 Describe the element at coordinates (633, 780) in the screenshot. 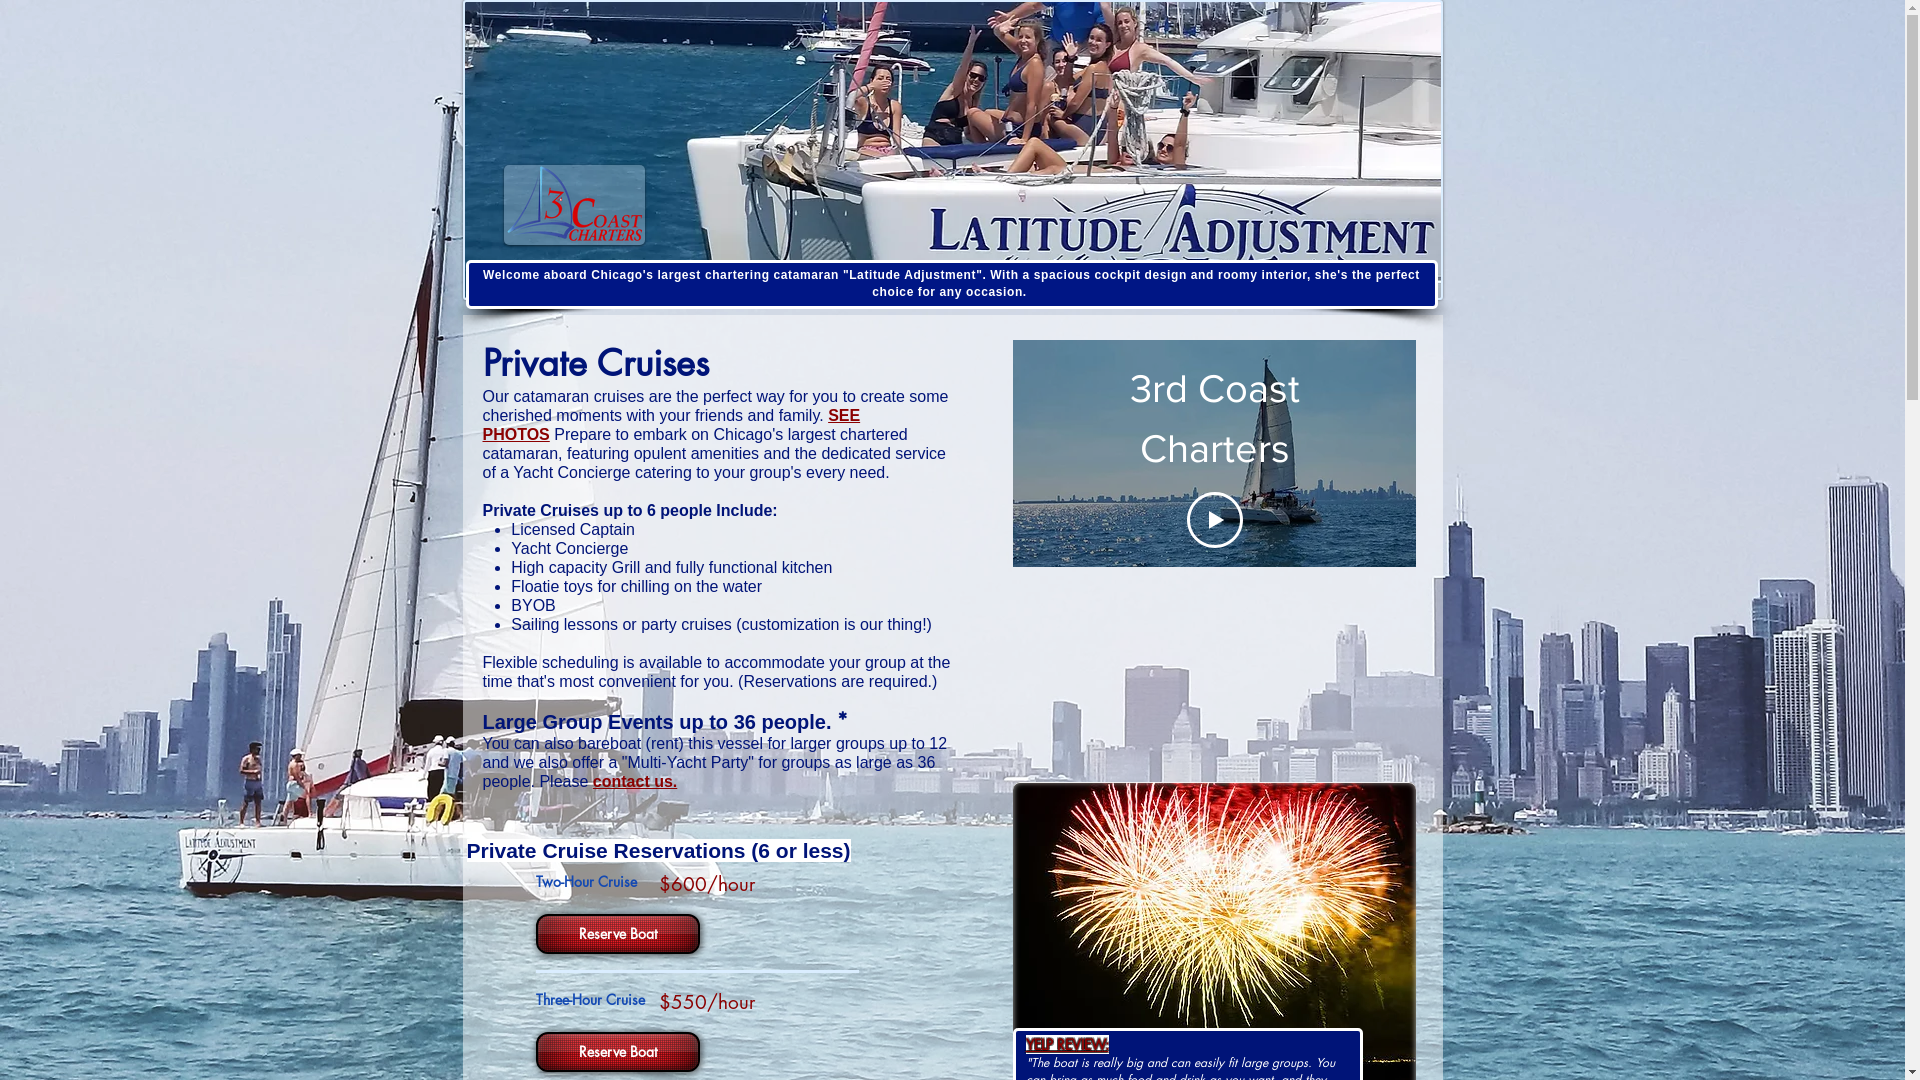

I see `'contact us.'` at that location.